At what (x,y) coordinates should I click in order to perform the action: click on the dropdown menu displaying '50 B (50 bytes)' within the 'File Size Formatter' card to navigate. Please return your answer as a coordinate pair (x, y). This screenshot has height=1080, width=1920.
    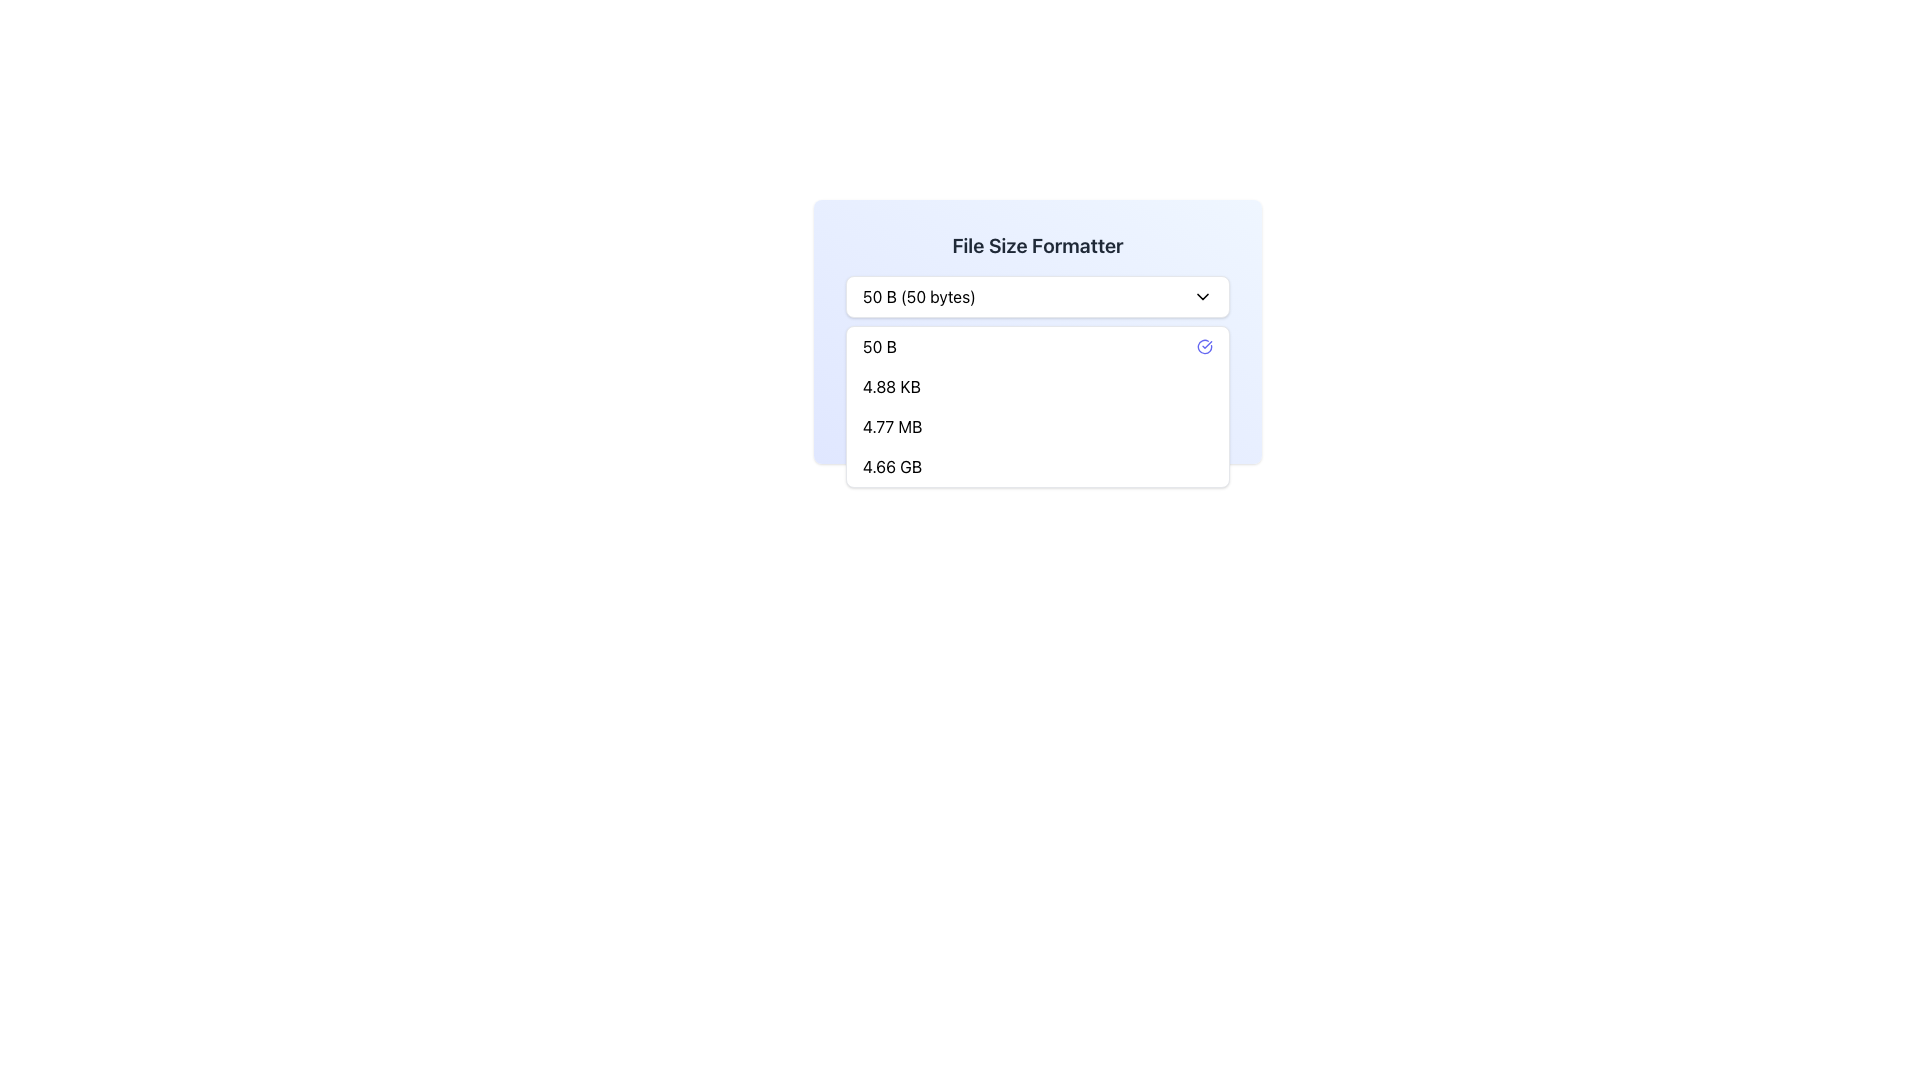
    Looking at the image, I should click on (1037, 297).